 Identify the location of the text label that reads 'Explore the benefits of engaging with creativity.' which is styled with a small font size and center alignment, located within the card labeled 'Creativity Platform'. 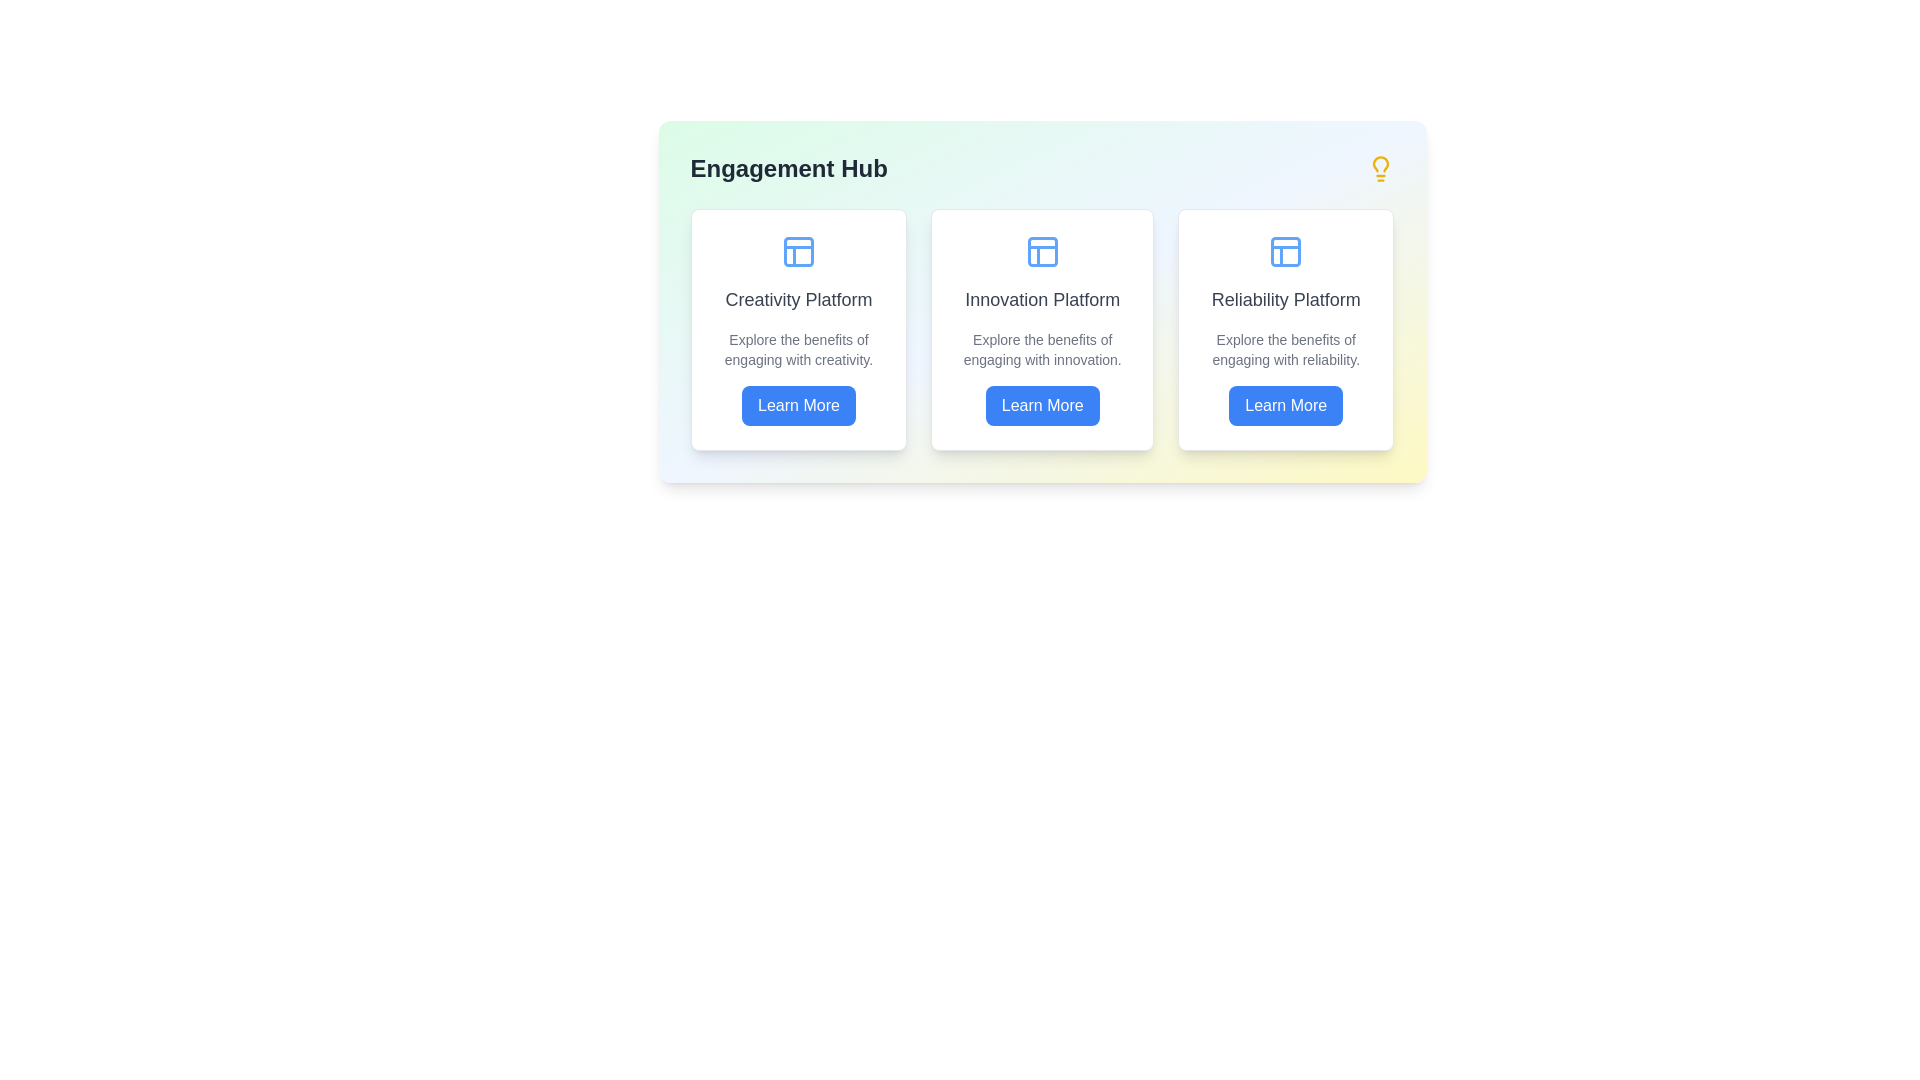
(797, 349).